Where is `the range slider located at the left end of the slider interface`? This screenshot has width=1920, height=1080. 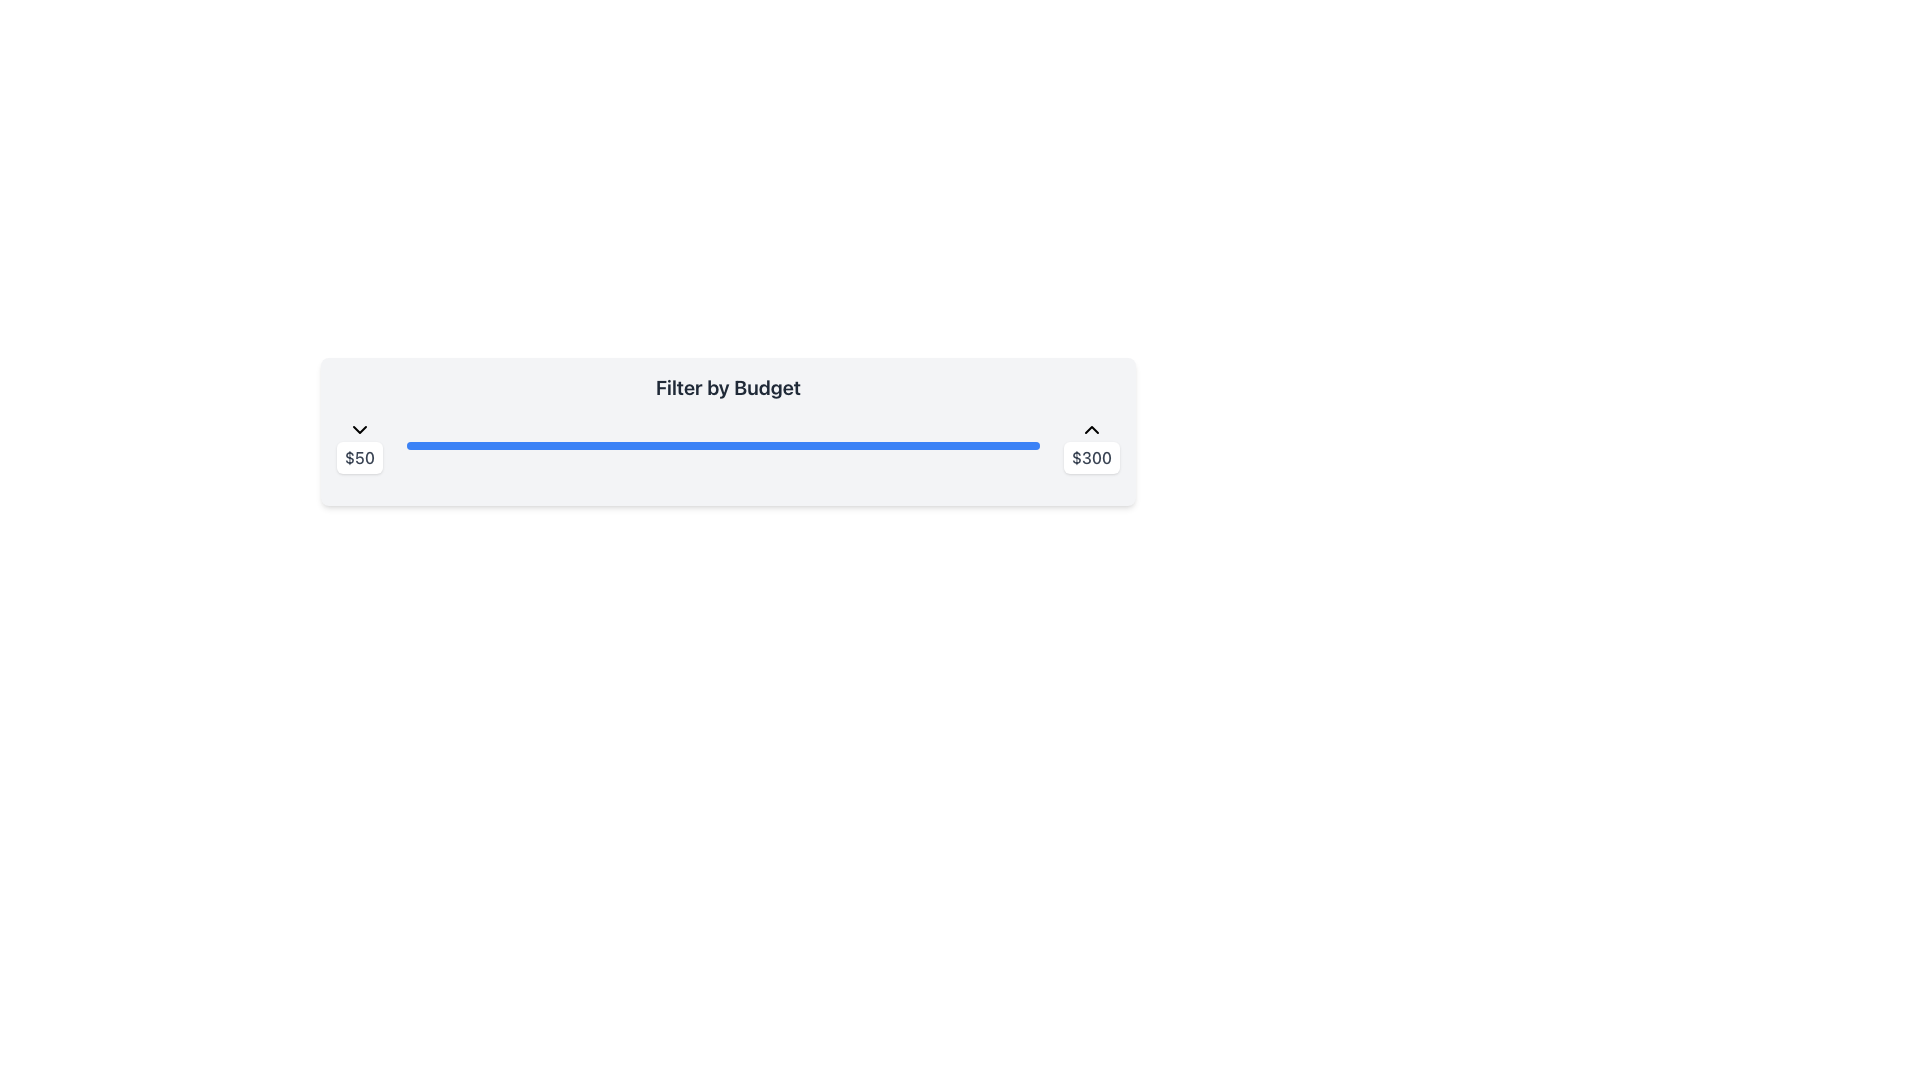
the range slider located at the left end of the slider interface is located at coordinates (360, 445).